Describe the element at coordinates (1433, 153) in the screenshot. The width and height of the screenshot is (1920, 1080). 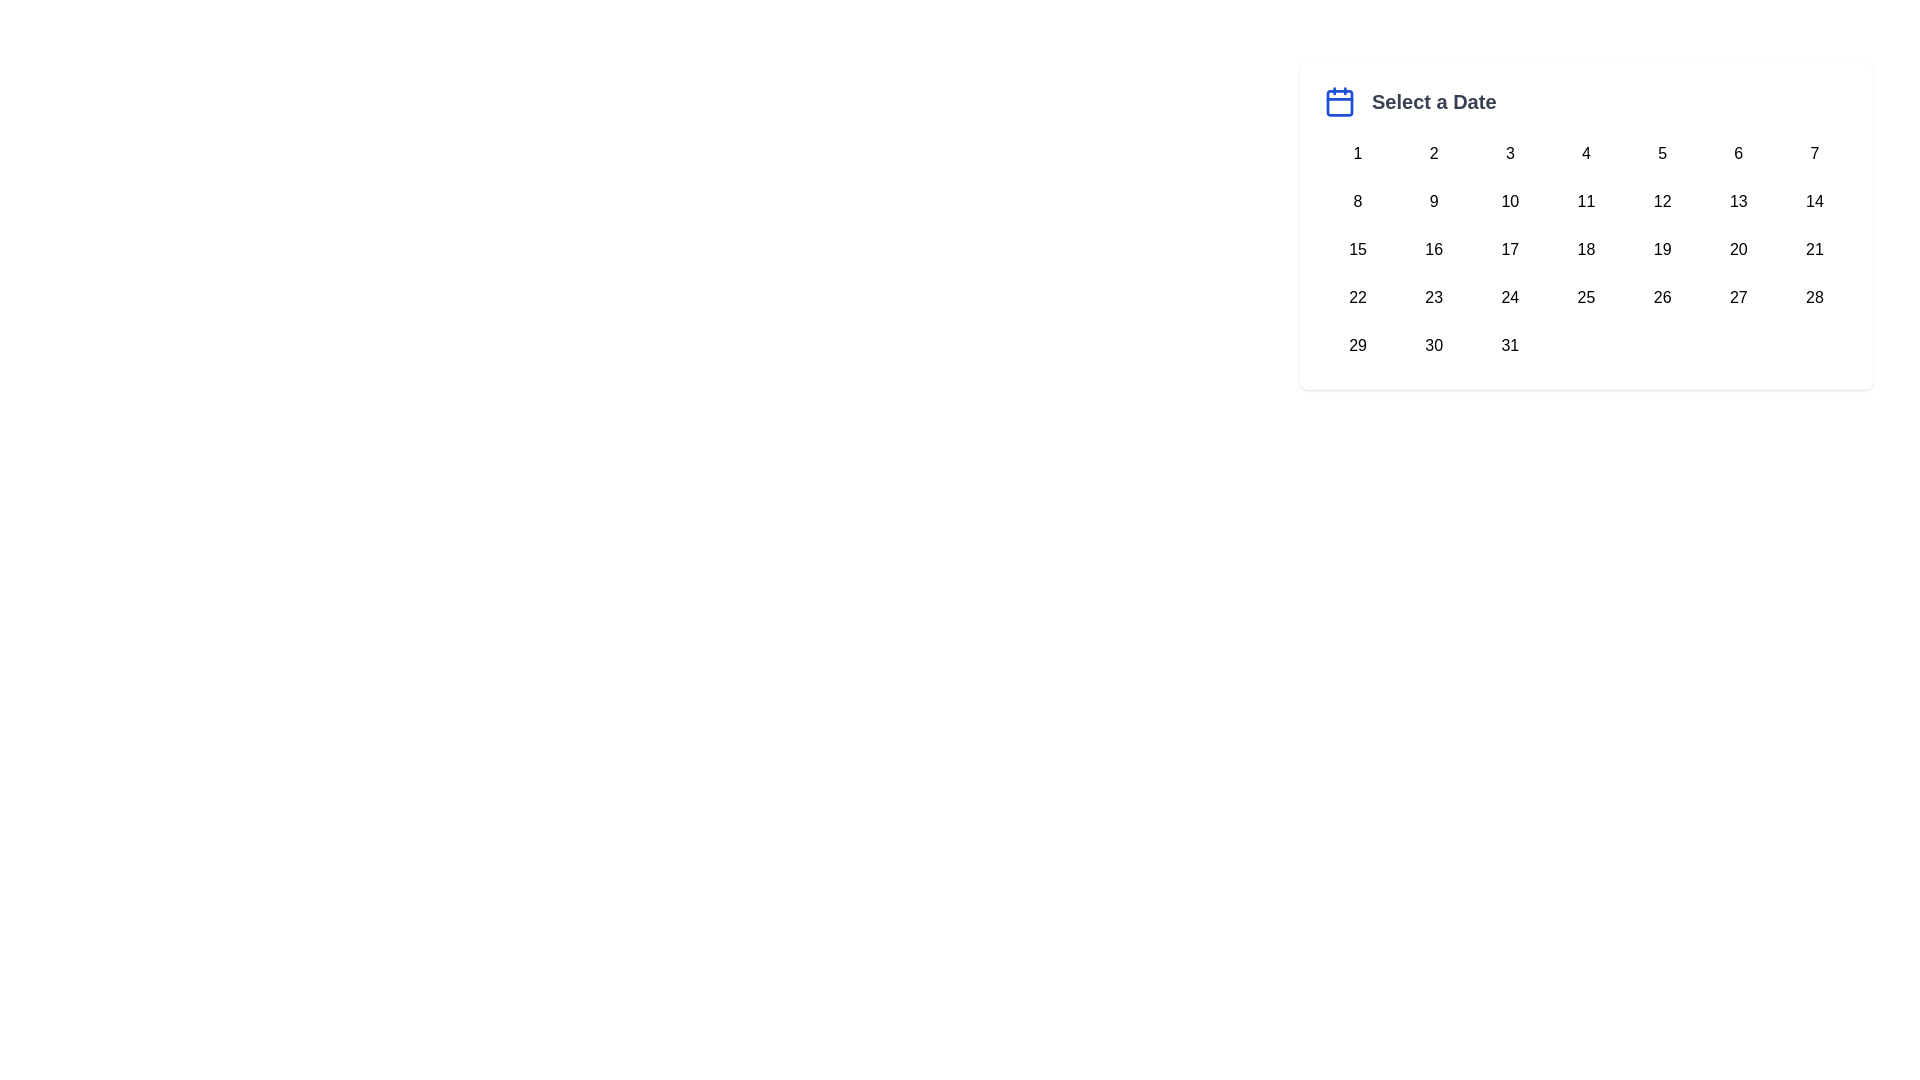
I see `the square-shaped button labeled '2' in the calendar interface` at that location.